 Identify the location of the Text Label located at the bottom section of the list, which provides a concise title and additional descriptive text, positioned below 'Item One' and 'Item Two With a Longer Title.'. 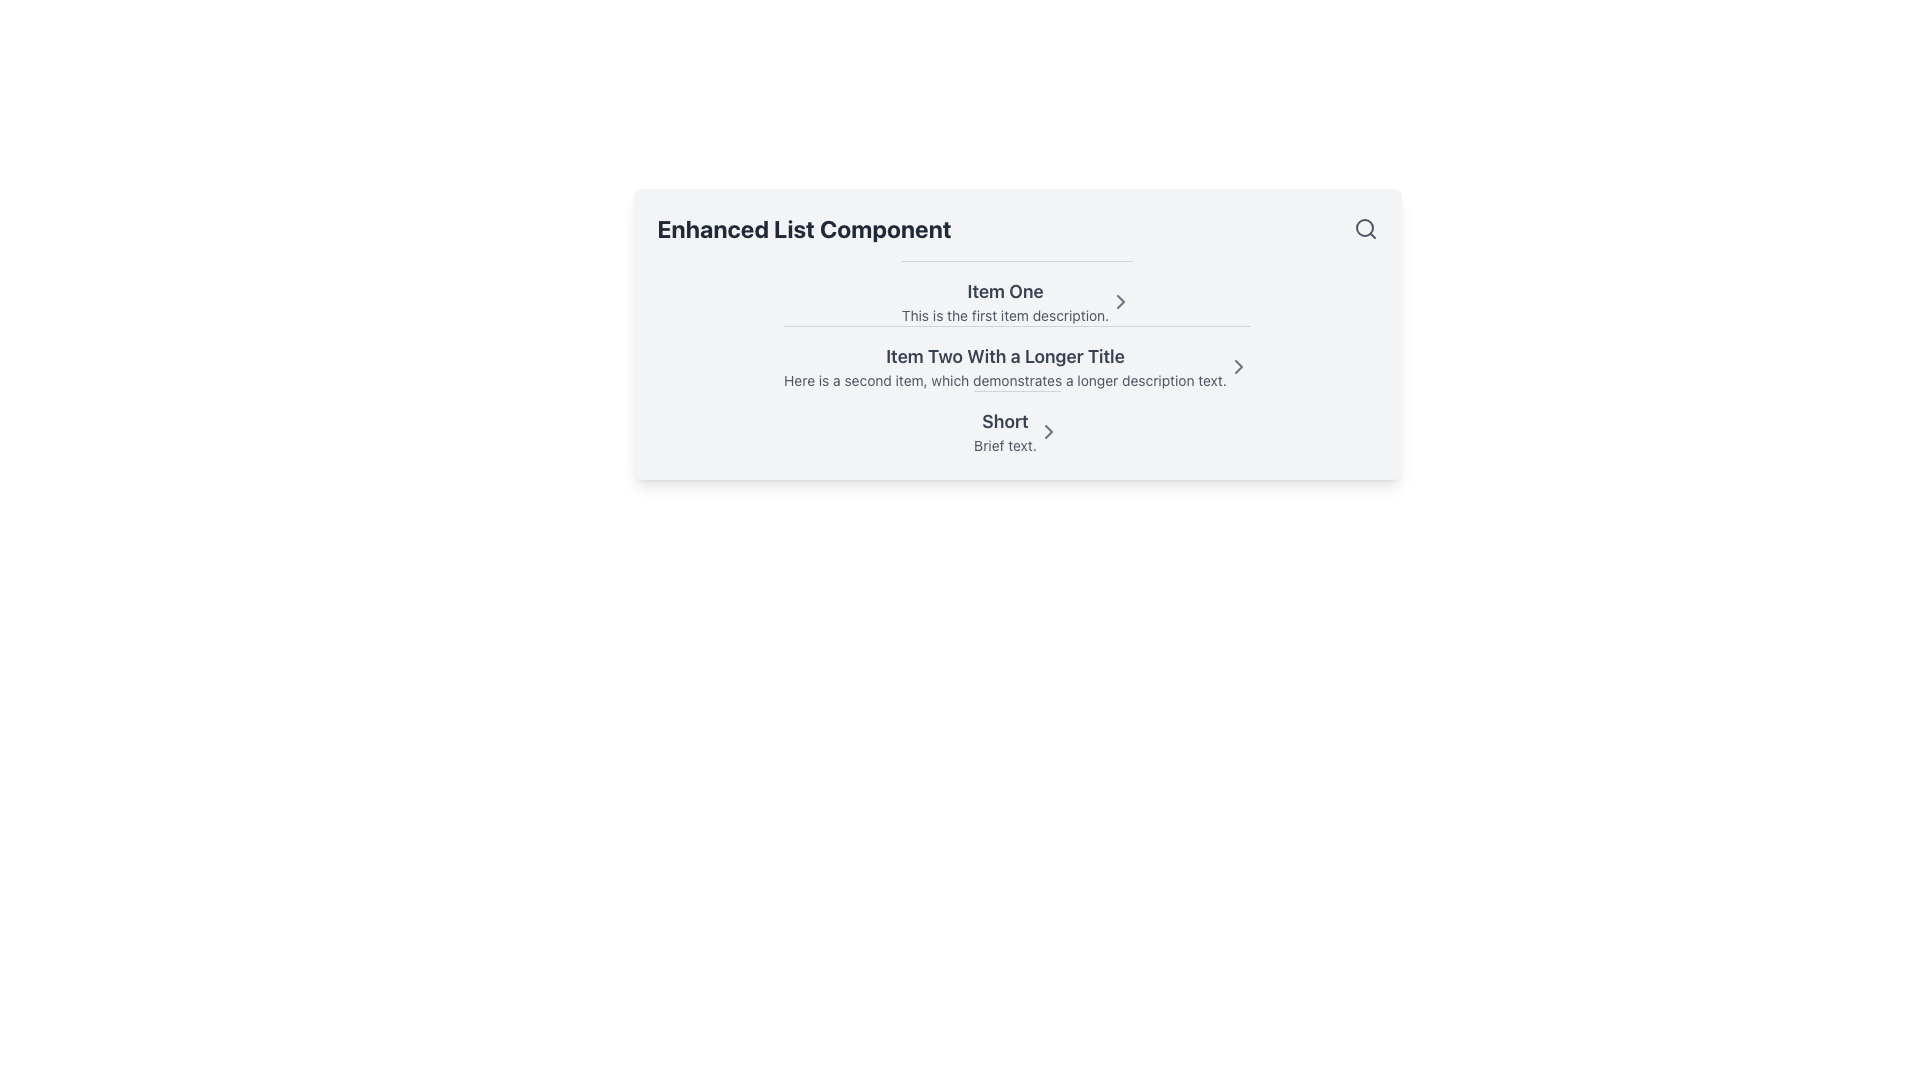
(1005, 431).